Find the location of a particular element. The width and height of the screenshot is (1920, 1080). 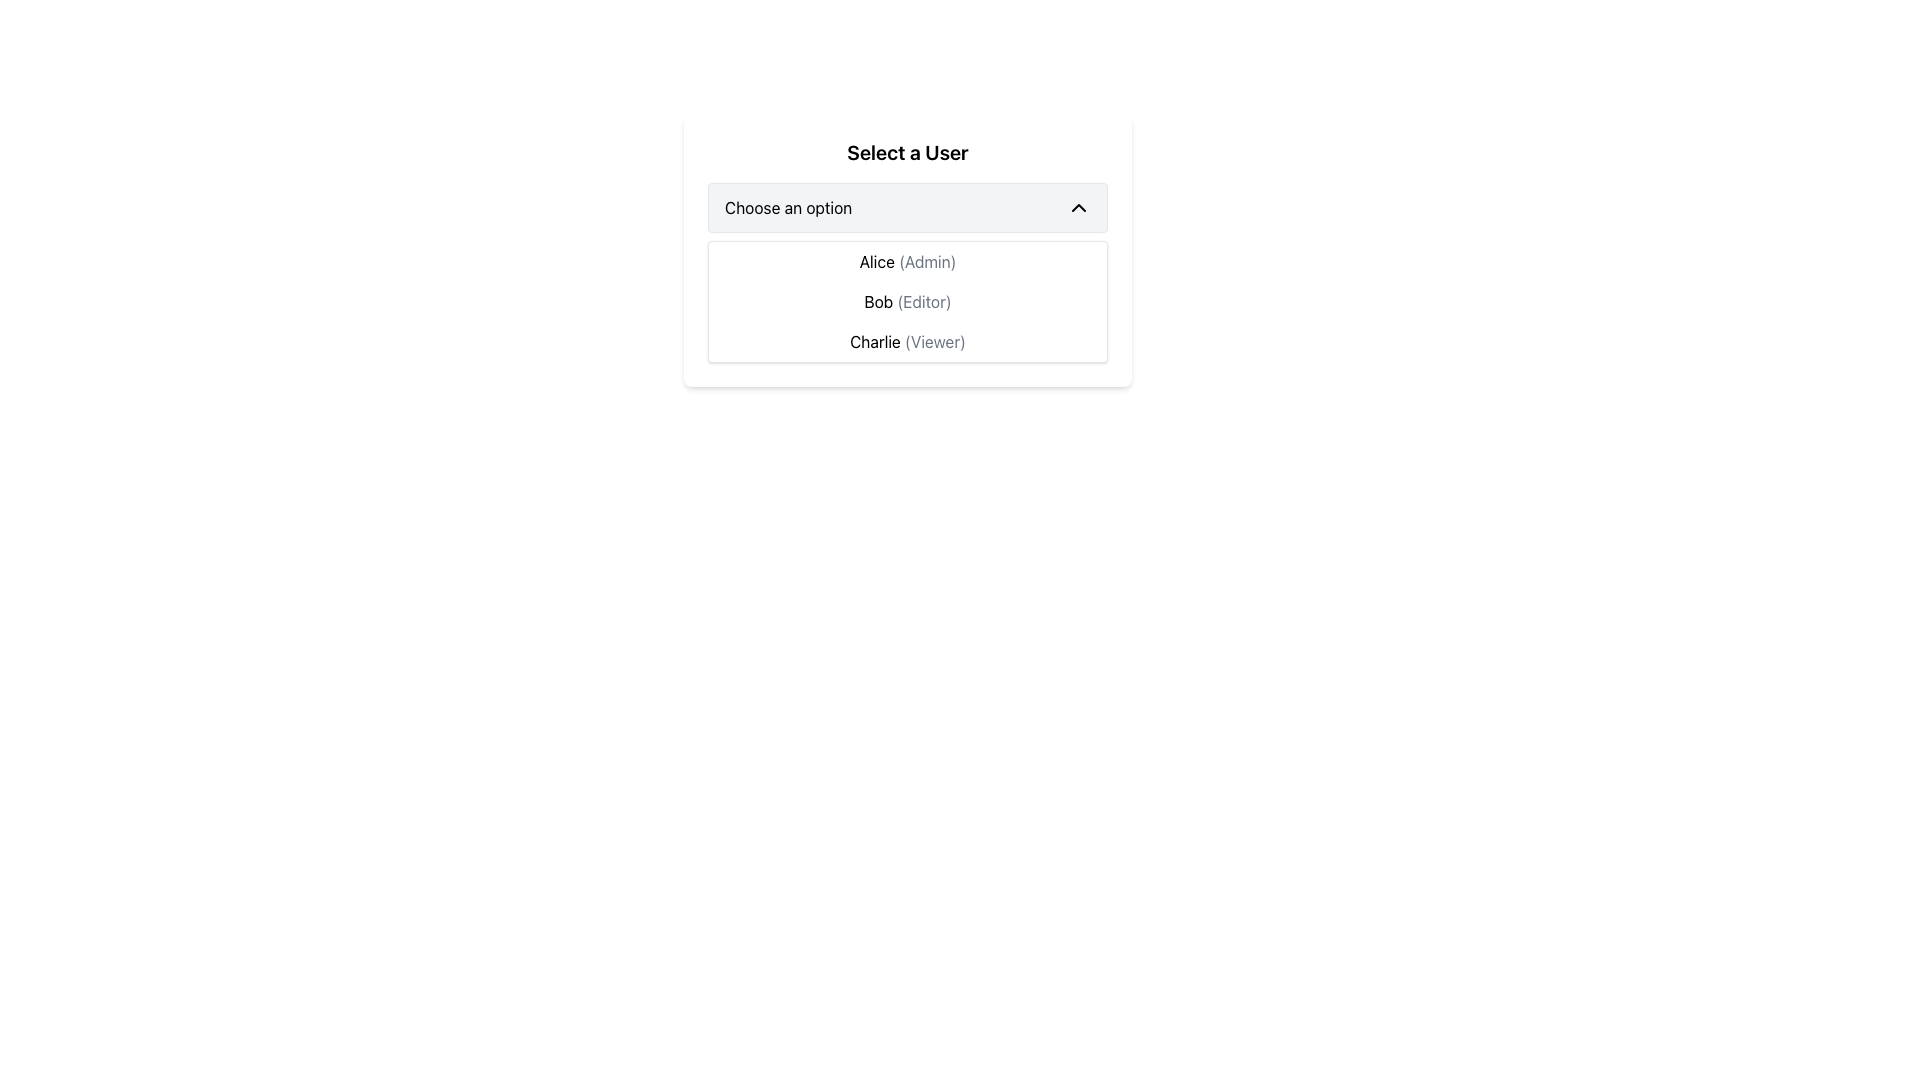

the user name in the dropdown menu is located at coordinates (906, 301).